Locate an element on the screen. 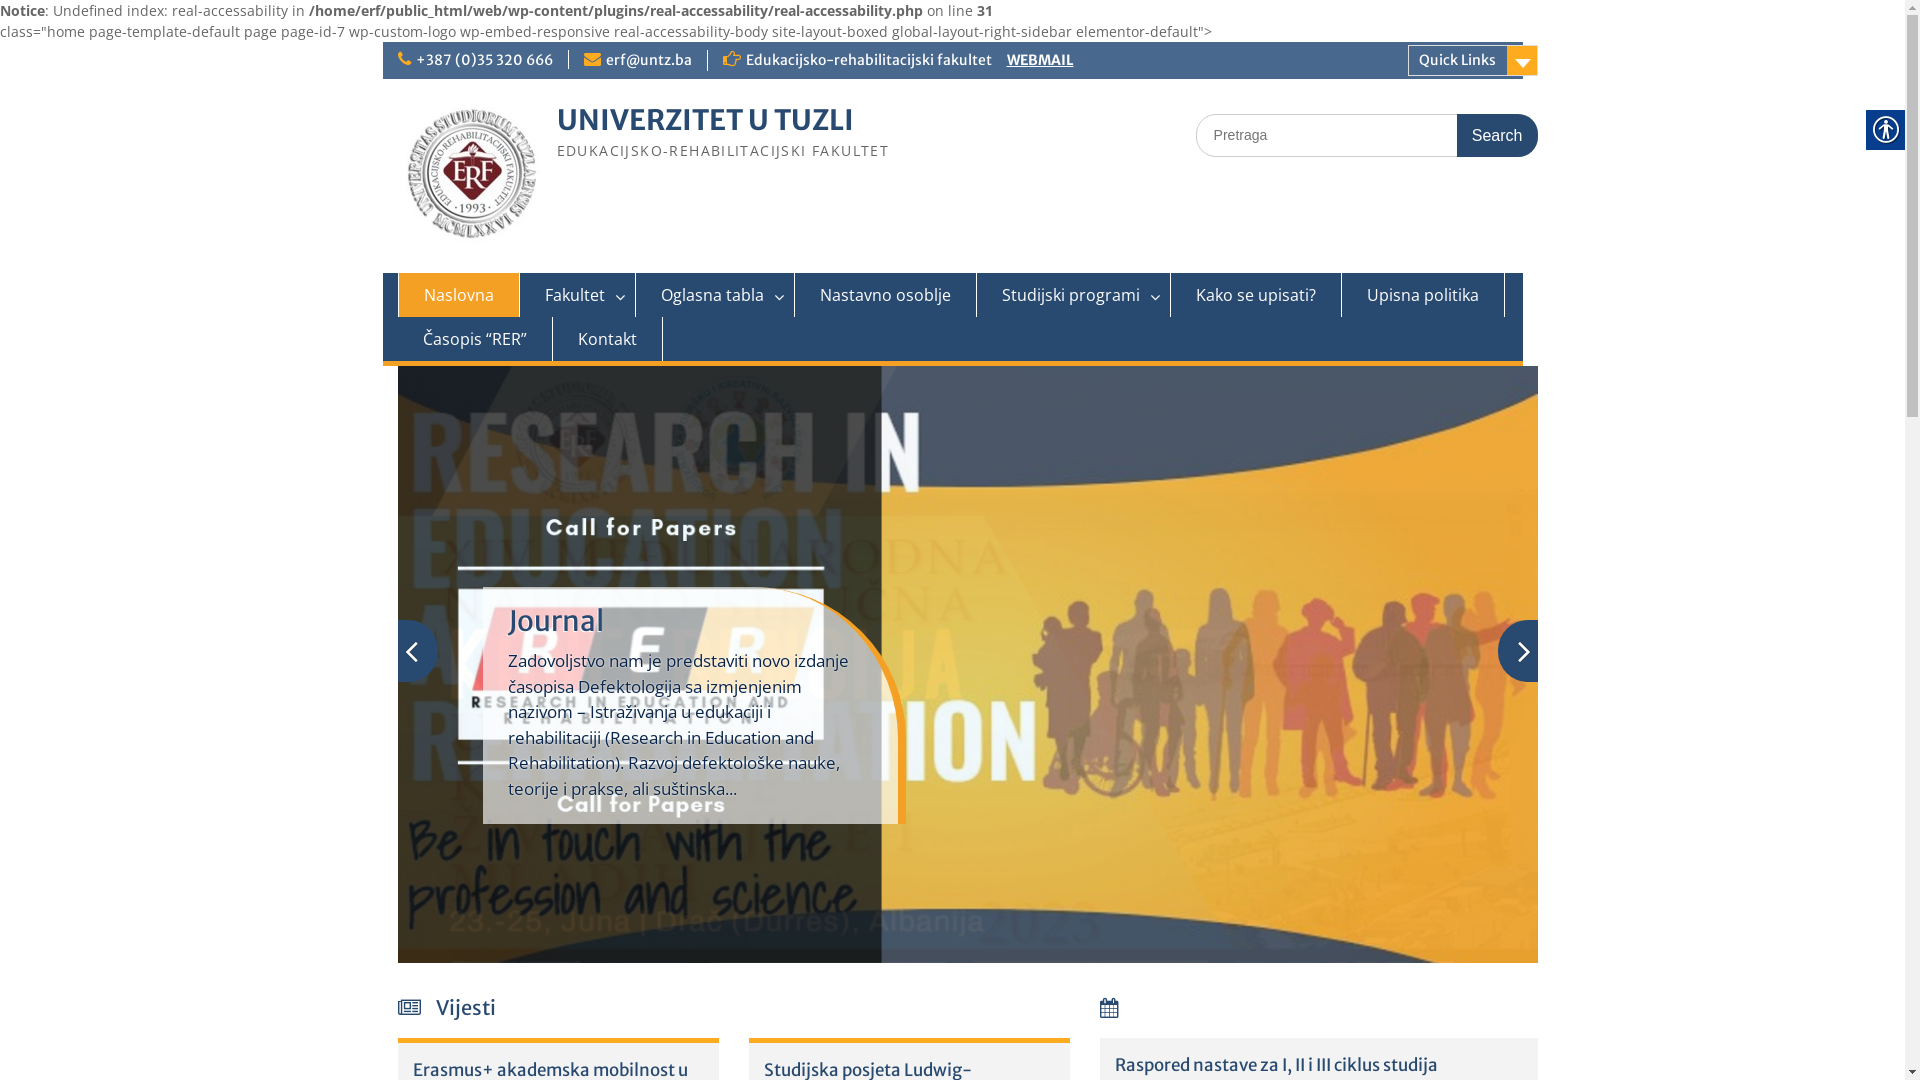 The width and height of the screenshot is (1920, 1080). 'Studijski programi' is located at coordinates (1072, 294).